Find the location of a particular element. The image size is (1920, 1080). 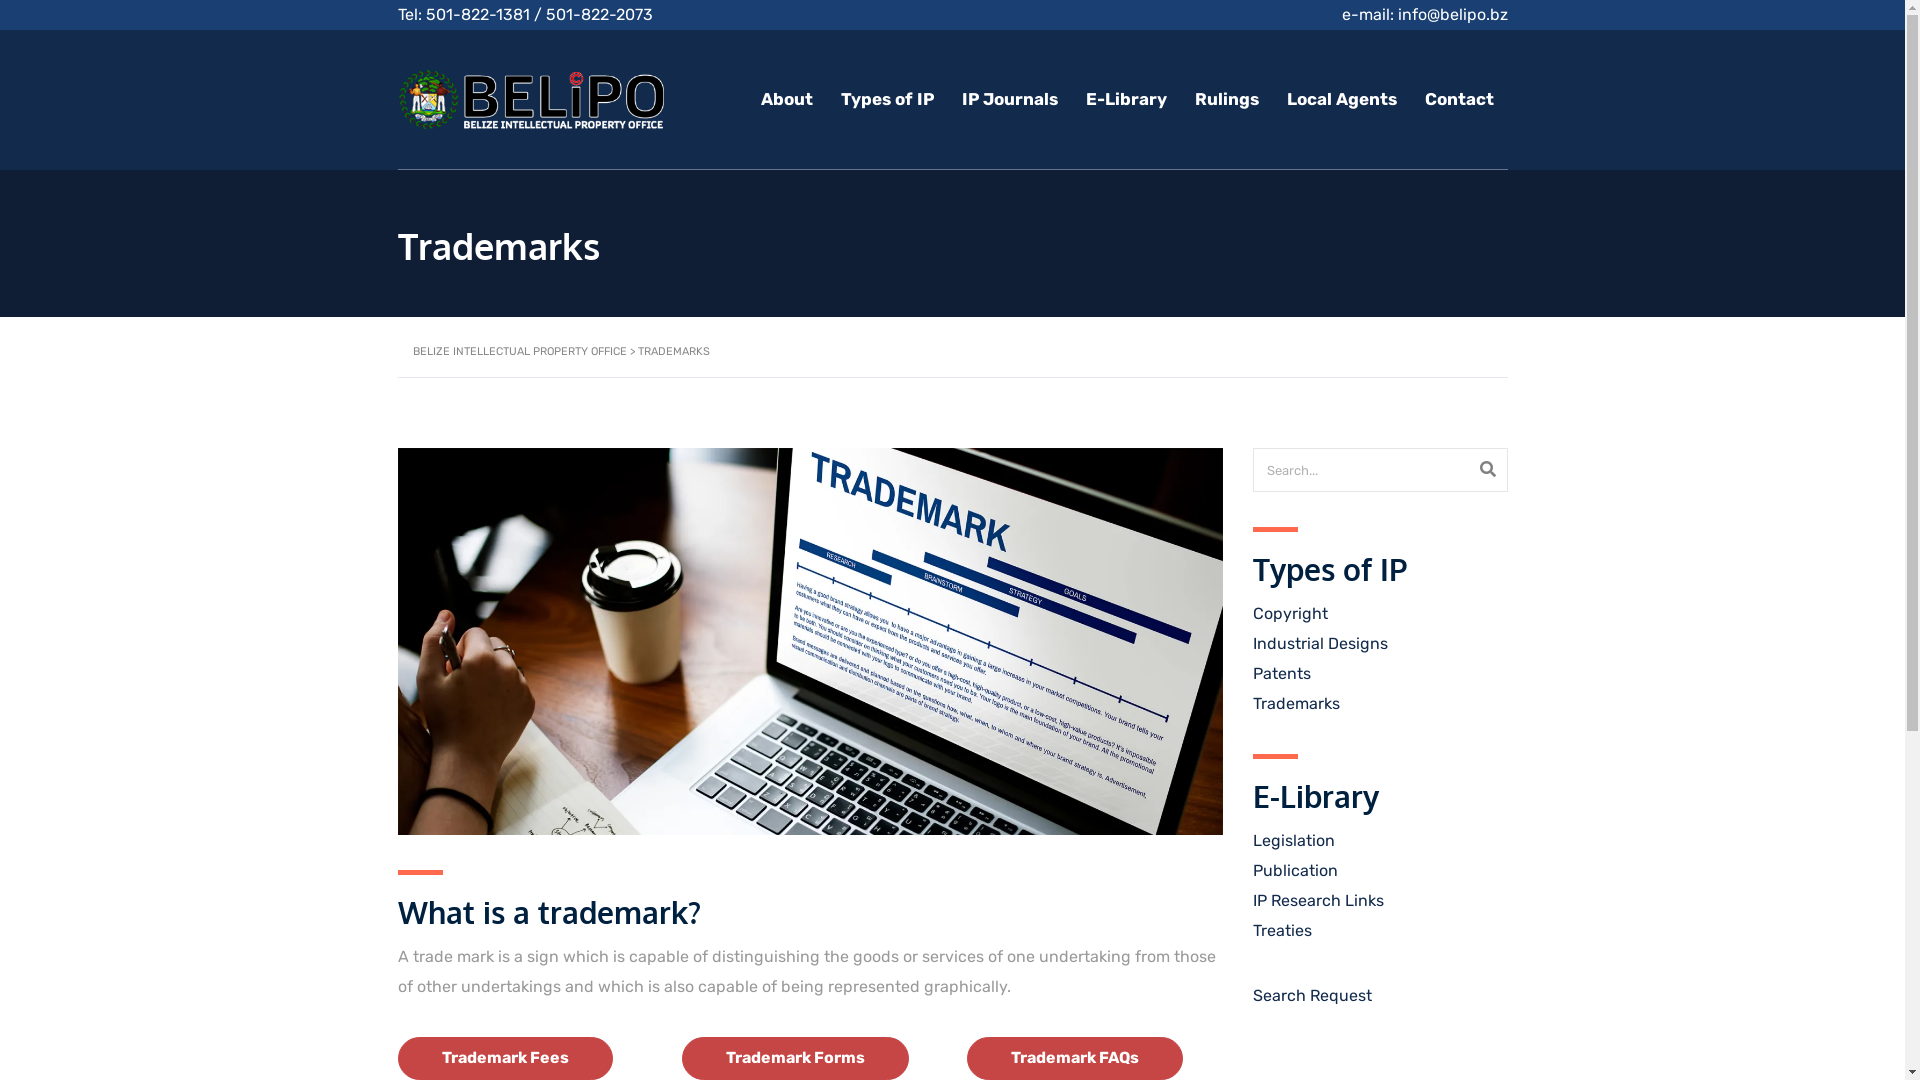

'IP Journals' is located at coordinates (1009, 99).